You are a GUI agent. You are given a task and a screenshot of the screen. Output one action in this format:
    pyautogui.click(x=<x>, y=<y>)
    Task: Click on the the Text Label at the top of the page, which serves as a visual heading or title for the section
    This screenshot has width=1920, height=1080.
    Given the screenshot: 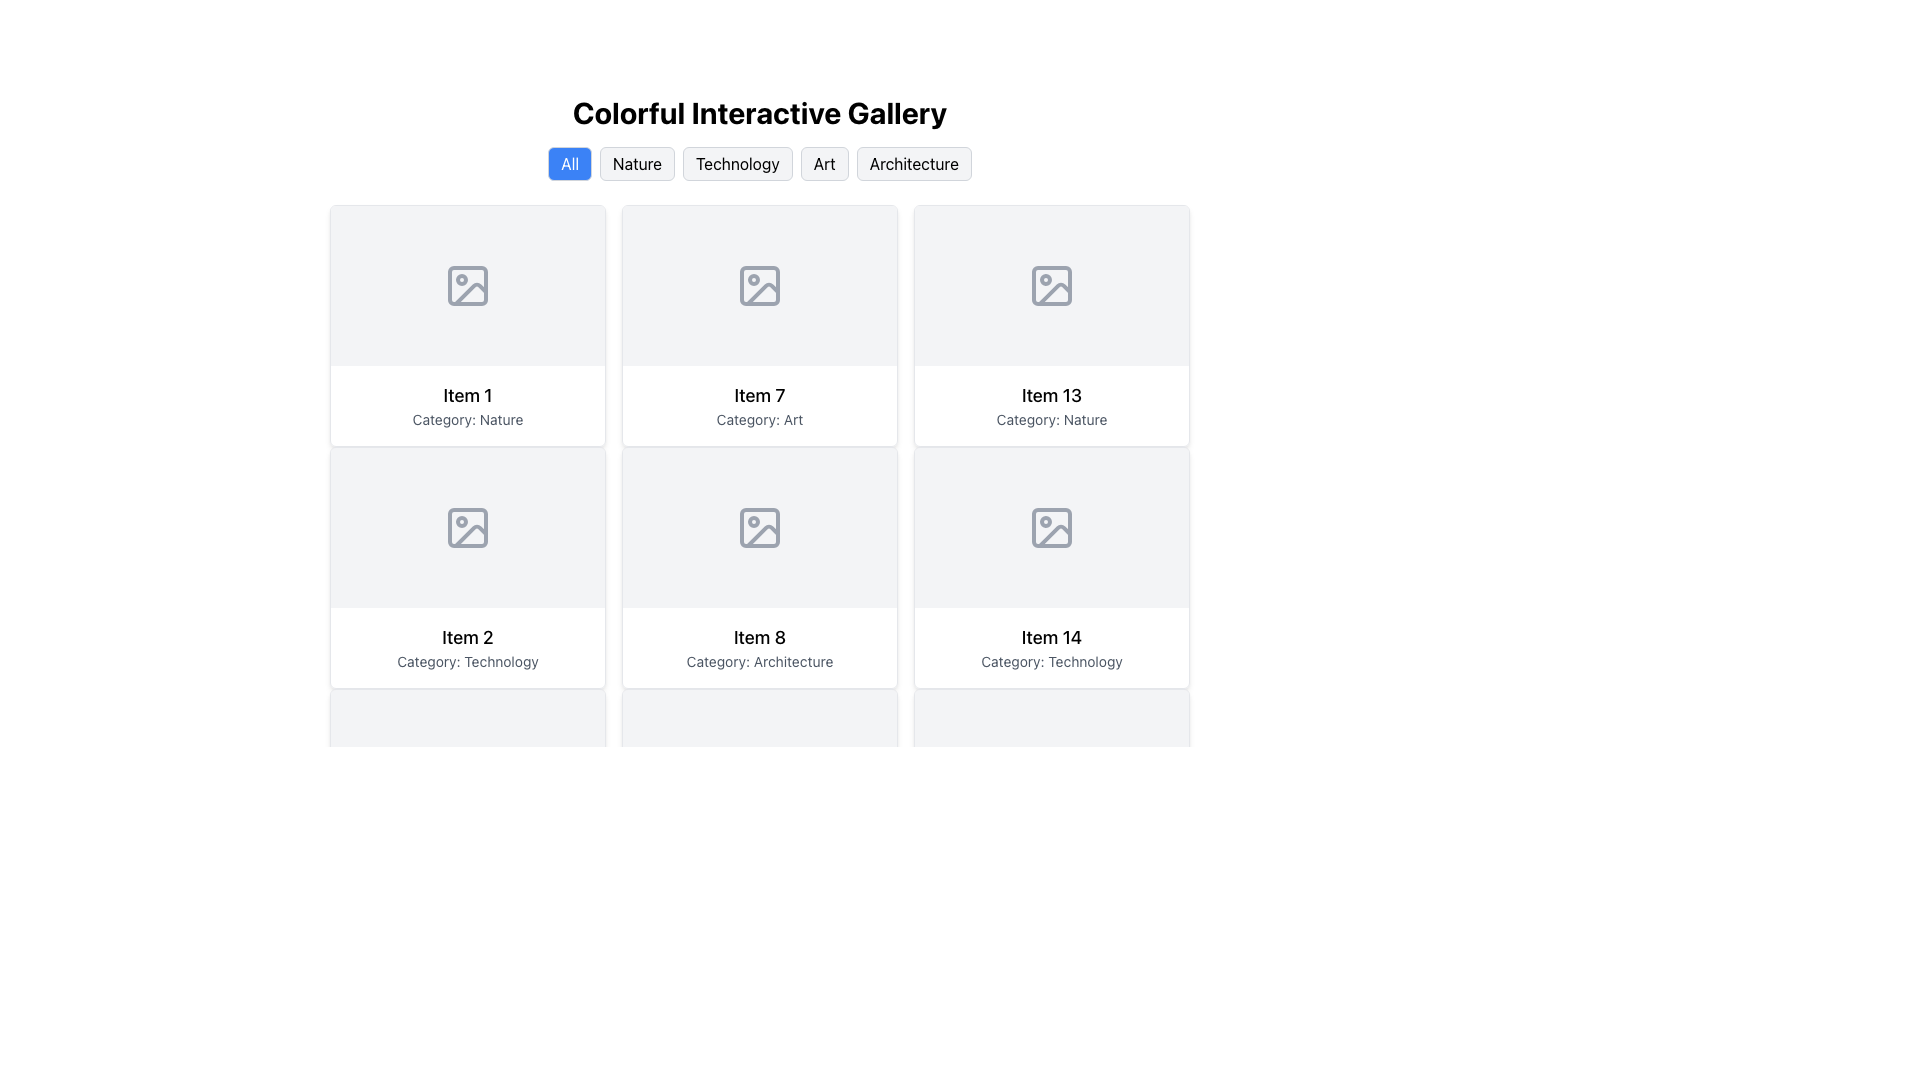 What is the action you would take?
    pyautogui.click(x=758, y=112)
    